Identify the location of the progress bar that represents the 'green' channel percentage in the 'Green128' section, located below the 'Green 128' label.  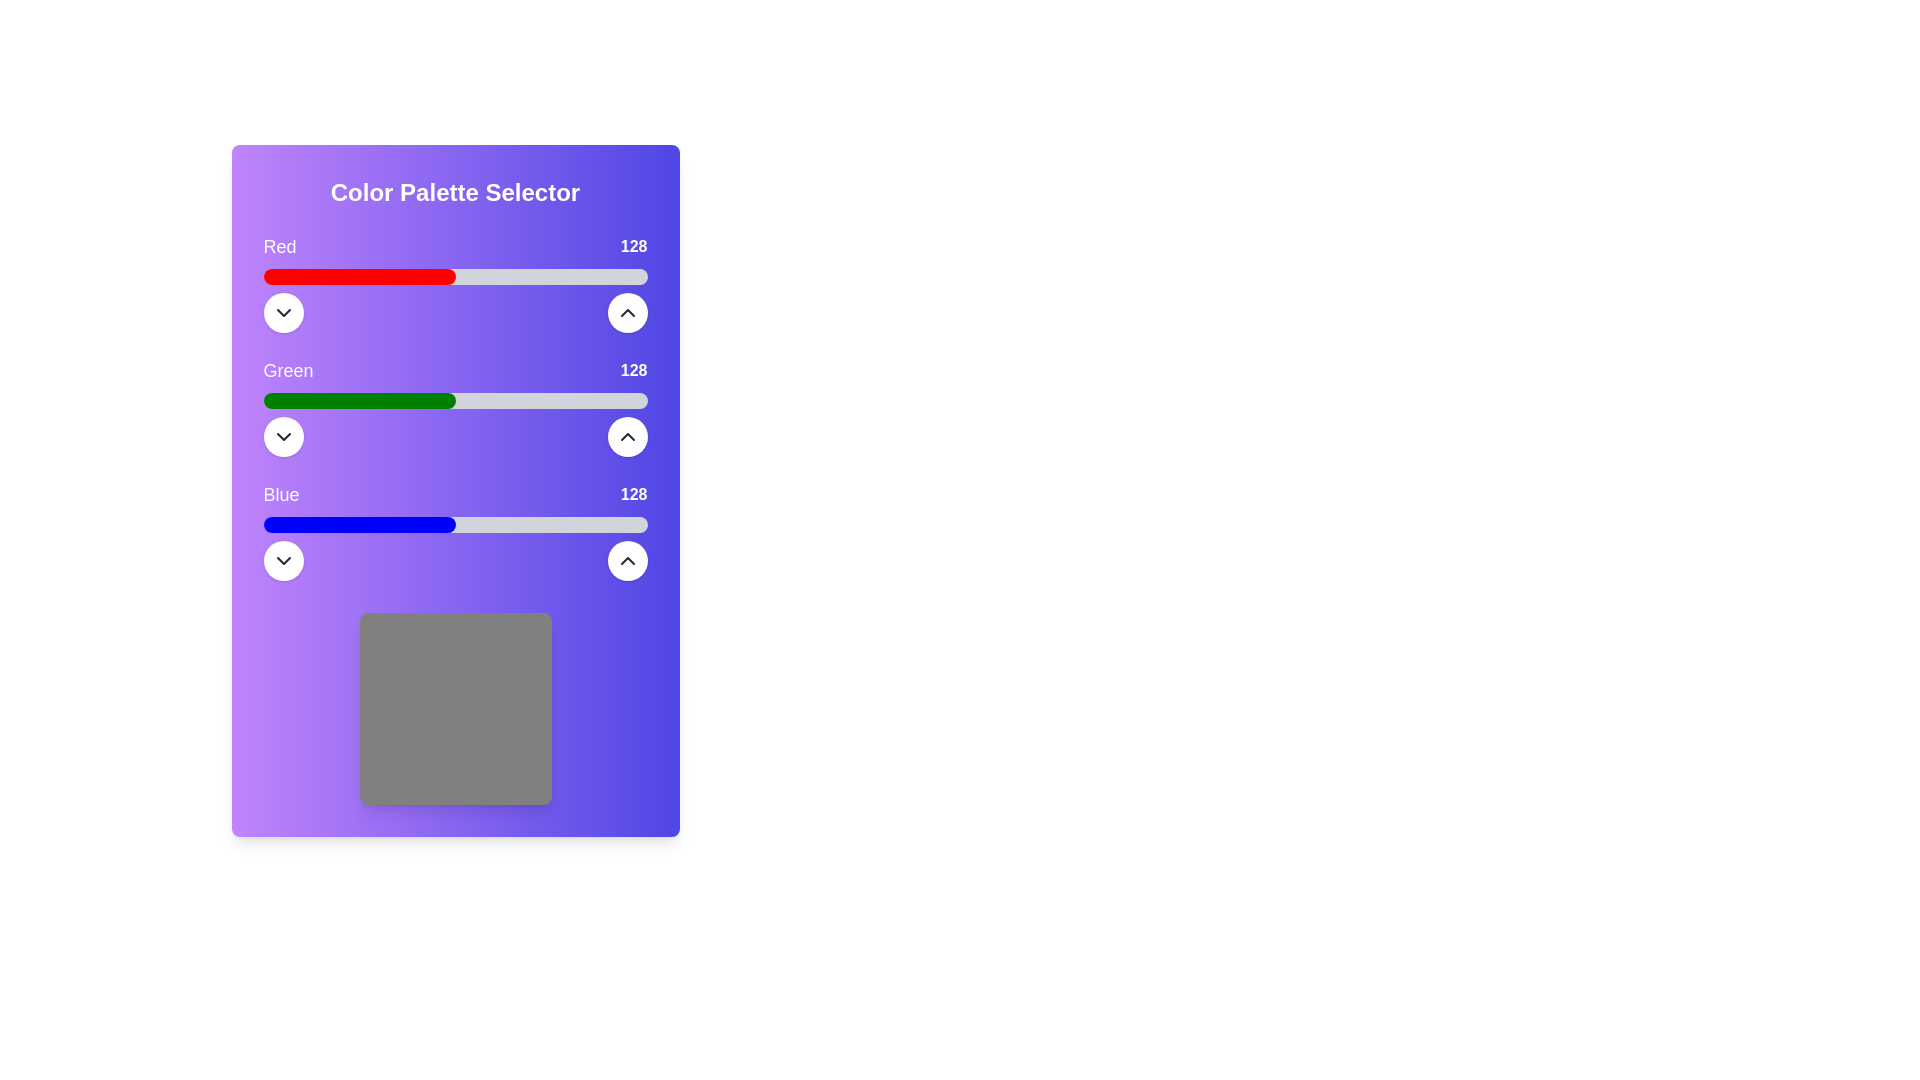
(454, 401).